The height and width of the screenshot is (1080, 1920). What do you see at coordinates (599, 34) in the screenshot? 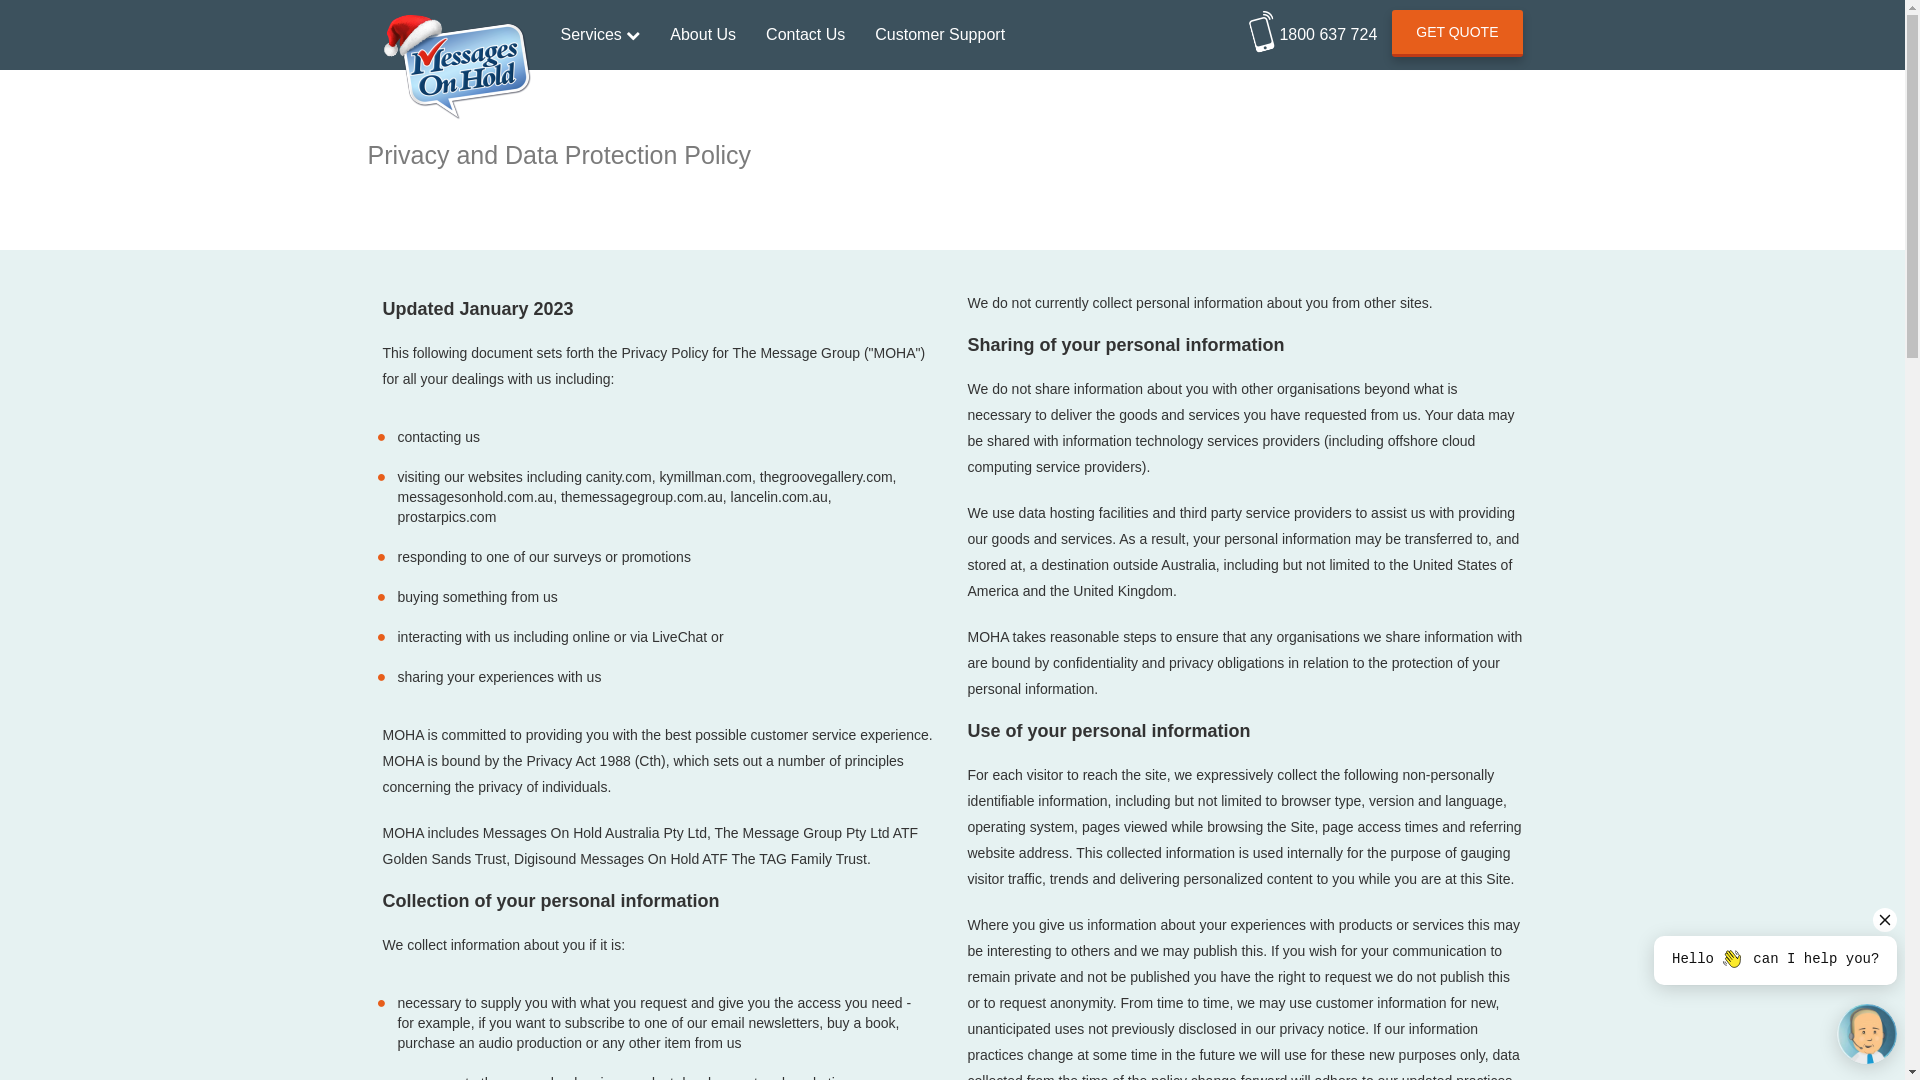
I see `'Services'` at bounding box center [599, 34].